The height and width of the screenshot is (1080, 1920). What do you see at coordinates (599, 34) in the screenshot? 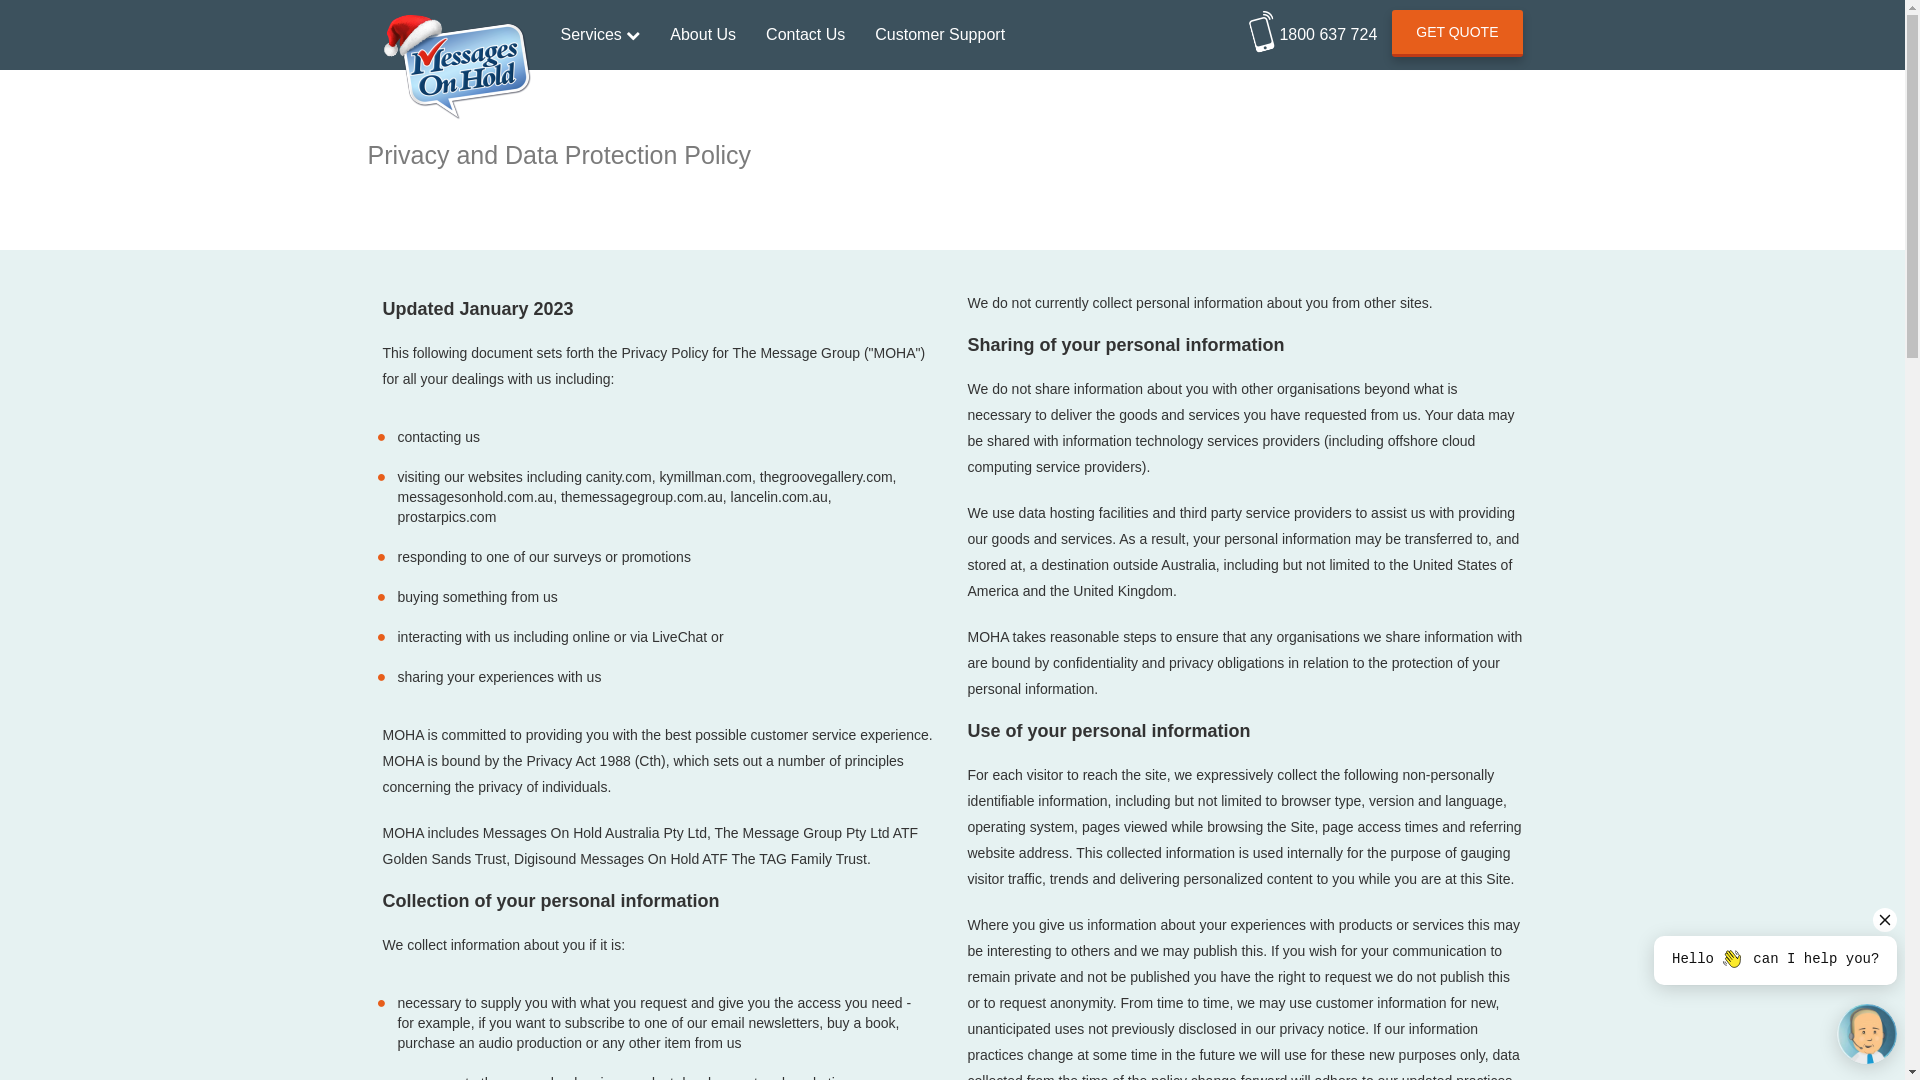
I see `'Services'` at bounding box center [599, 34].